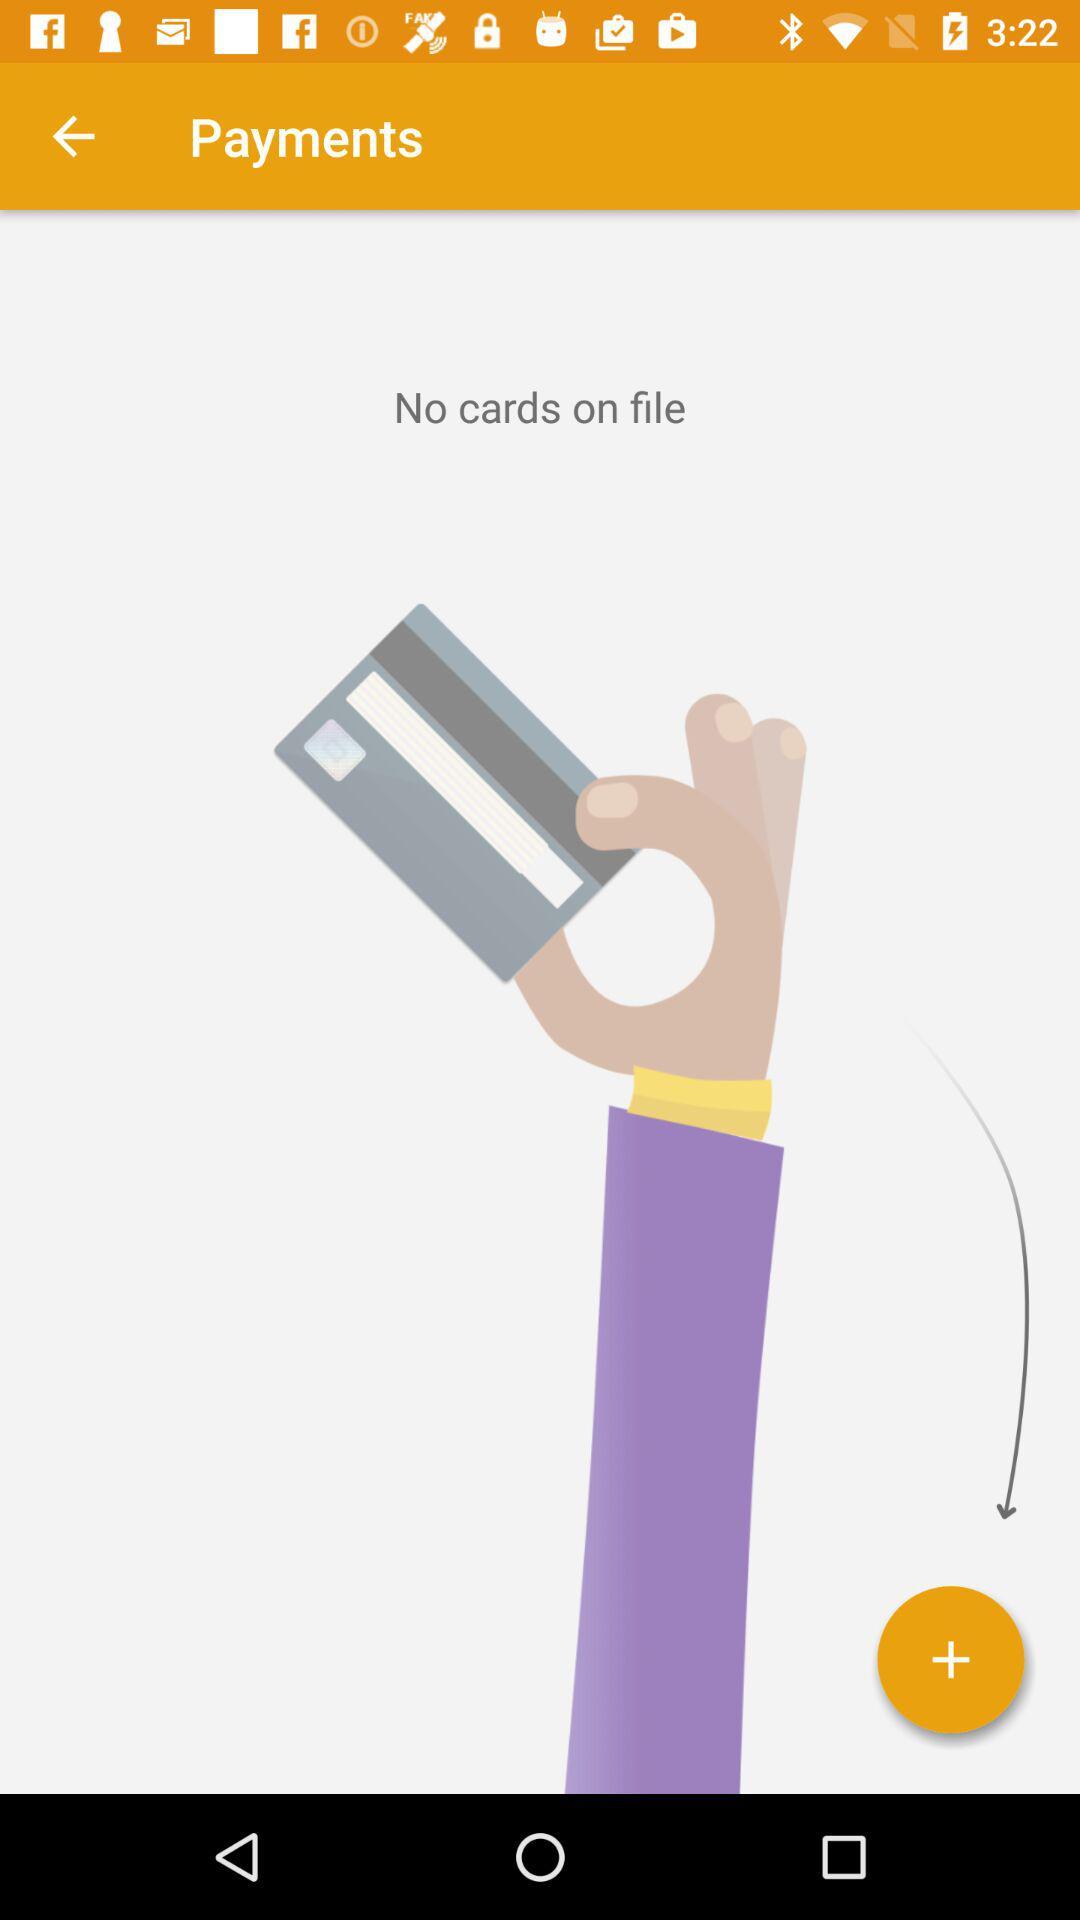  Describe the element at coordinates (950, 1659) in the screenshot. I see `the add icon` at that location.